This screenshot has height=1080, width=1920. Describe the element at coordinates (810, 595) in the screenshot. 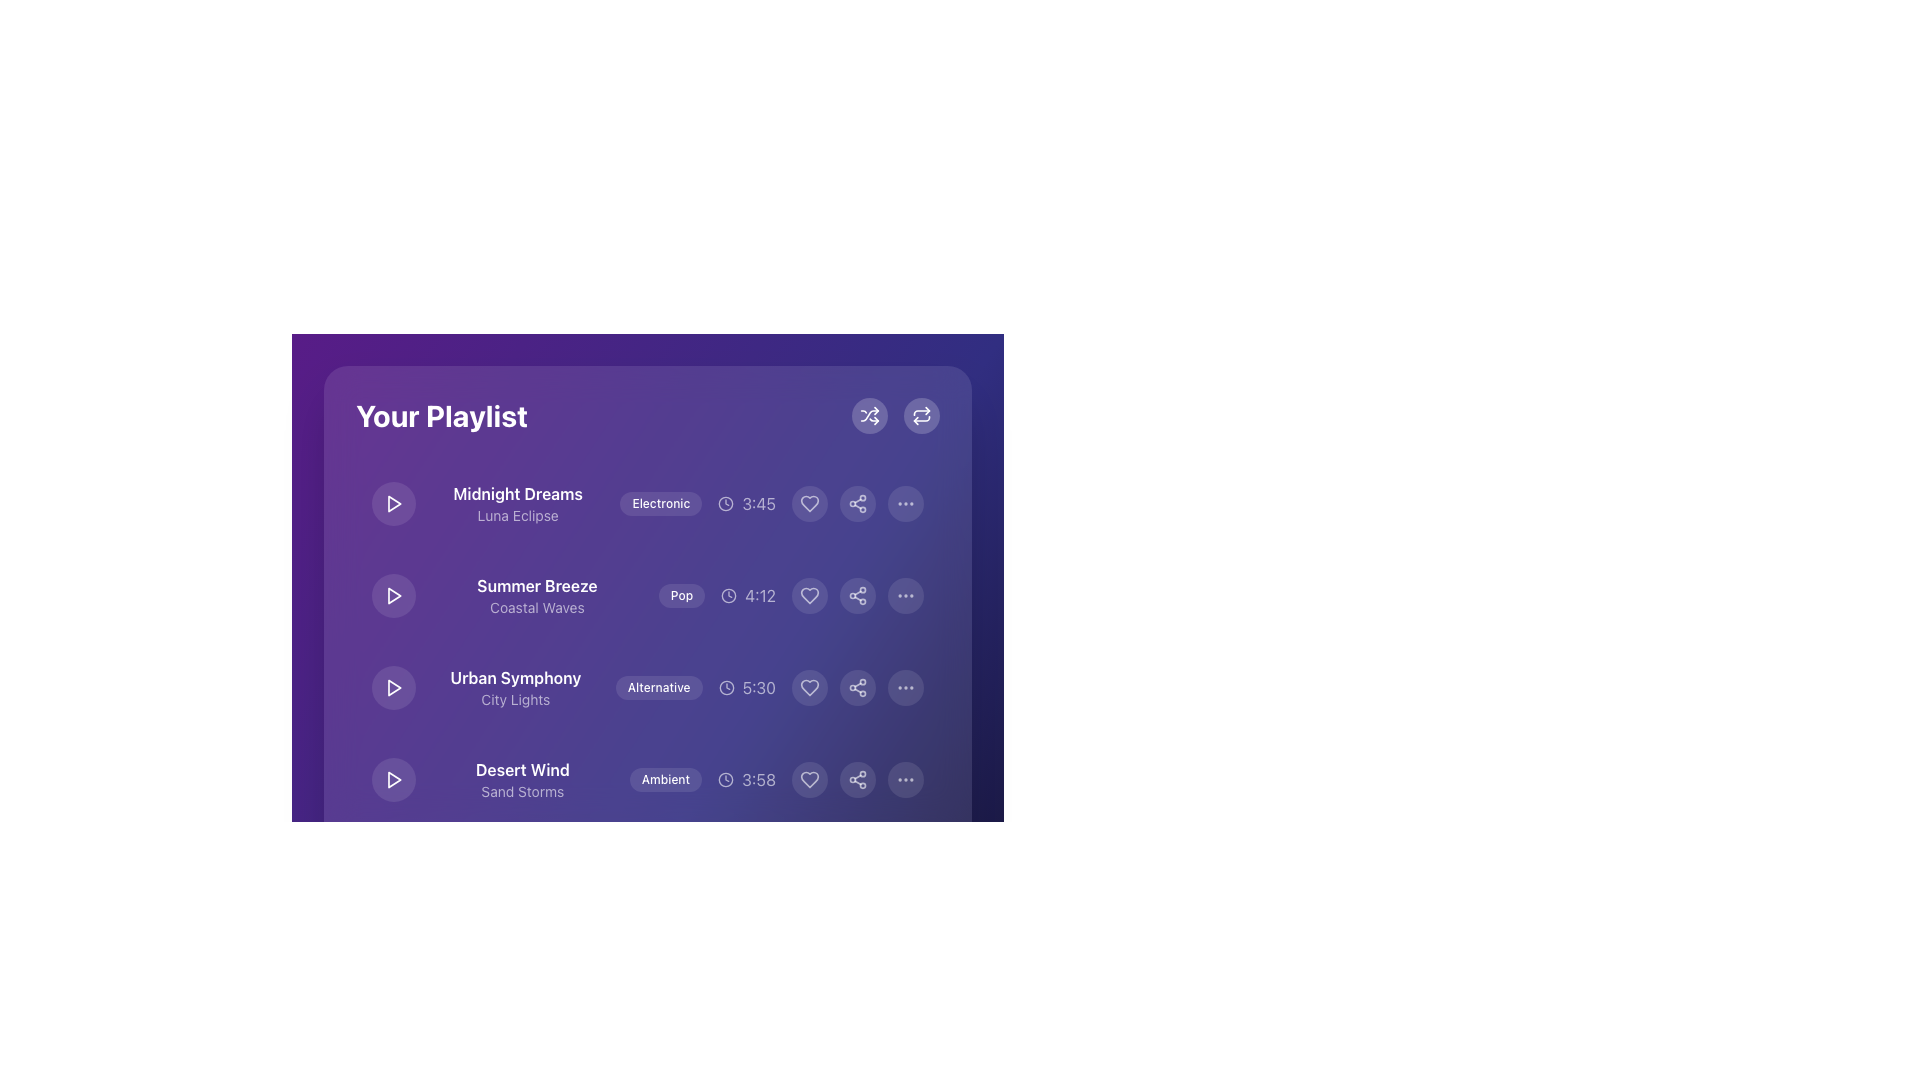

I see `the circular button with a white outlined heart icon located on the right side of the playlist entry 'Summer Breeze'` at that location.